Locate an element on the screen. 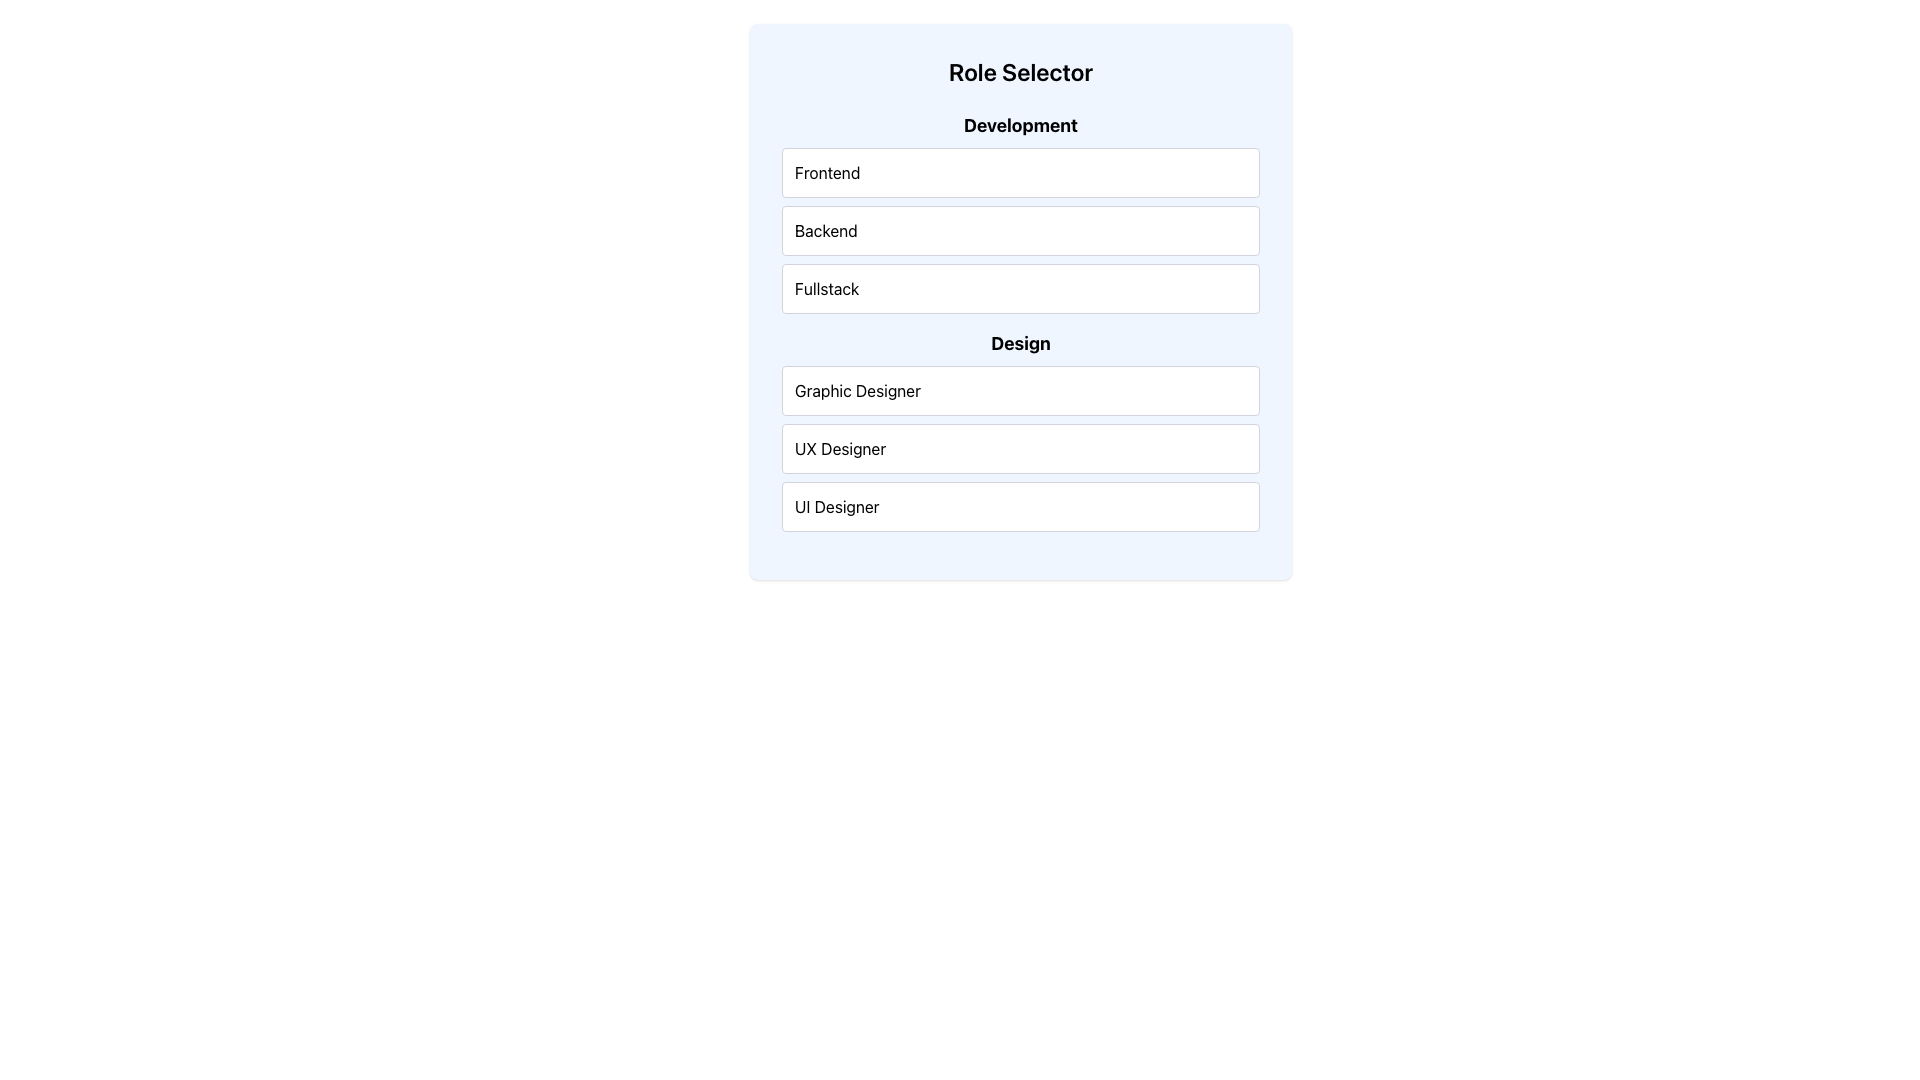 This screenshot has height=1080, width=1920. the selectable list item labeled 'Graphic Designer' is located at coordinates (1021, 390).